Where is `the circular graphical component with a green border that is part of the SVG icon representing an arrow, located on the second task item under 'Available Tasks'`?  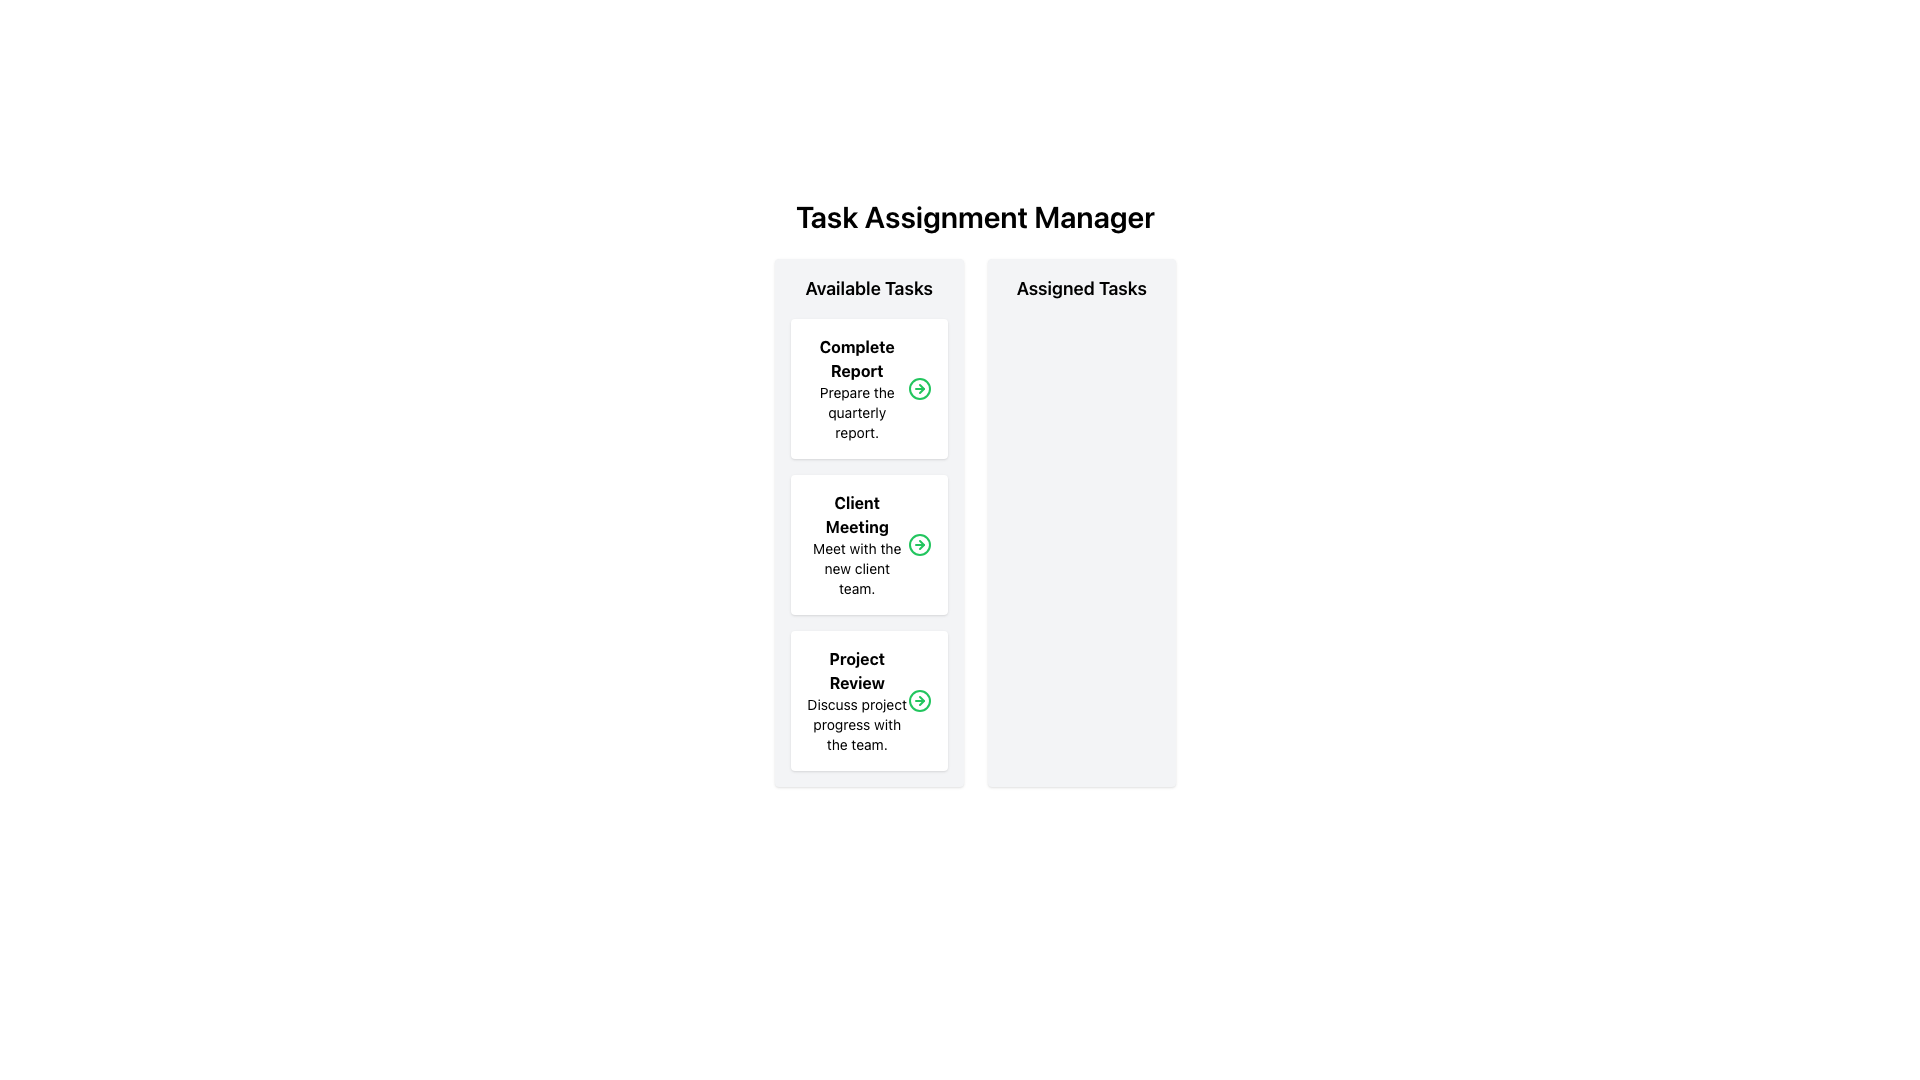
the circular graphical component with a green border that is part of the SVG icon representing an arrow, located on the second task item under 'Available Tasks' is located at coordinates (918, 389).